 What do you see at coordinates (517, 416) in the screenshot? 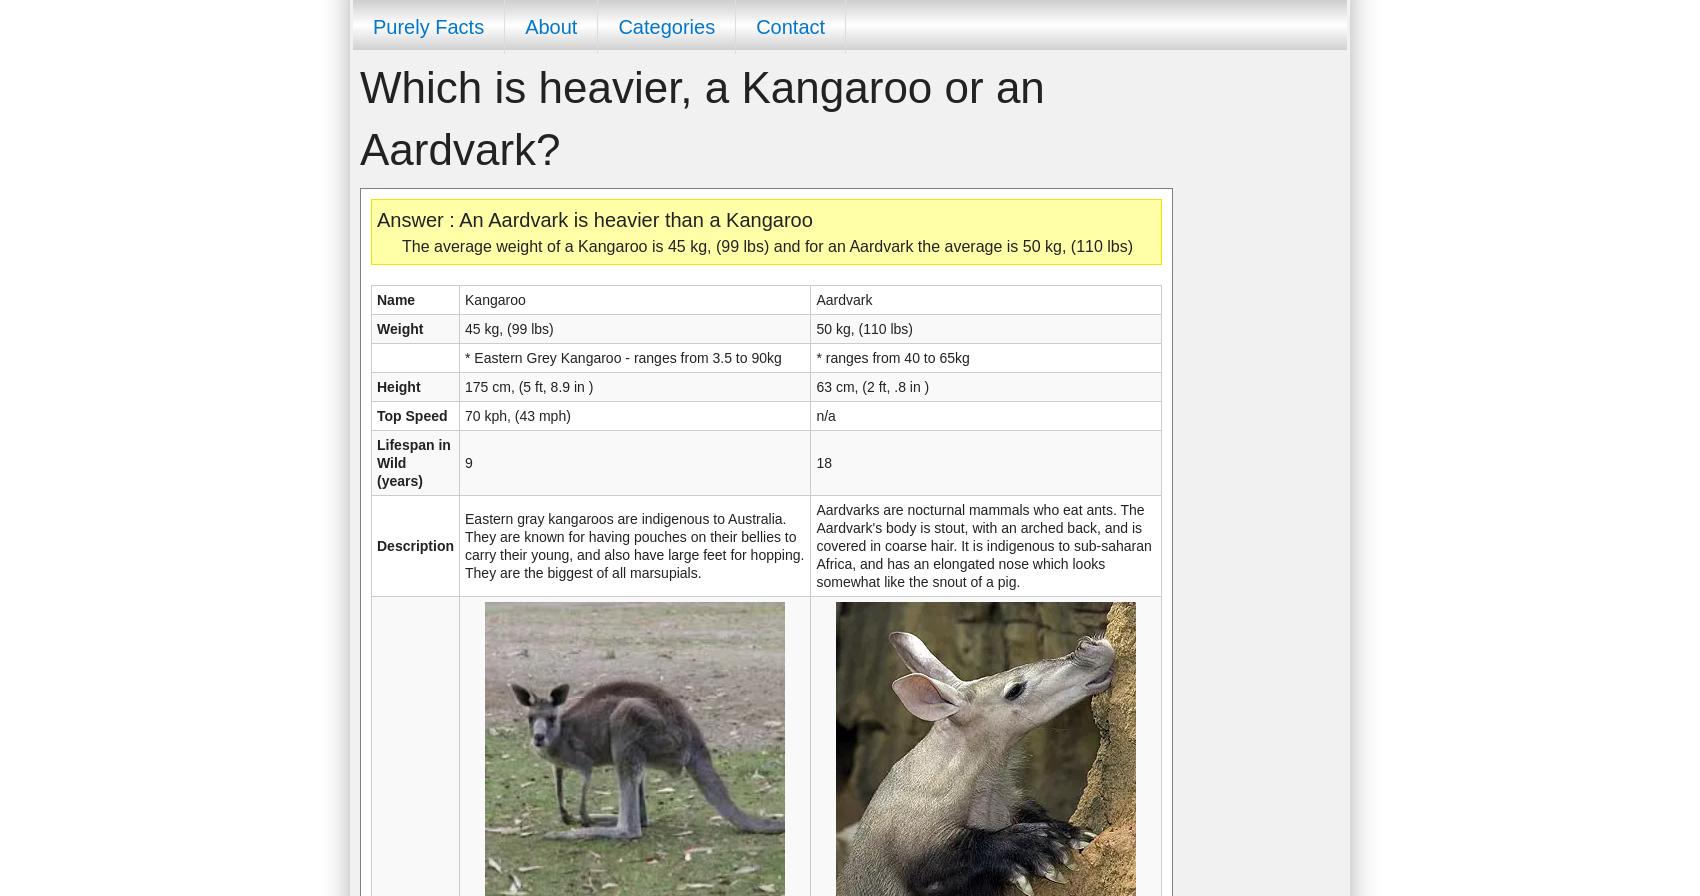
I see `'70 kph, (43 mph)'` at bounding box center [517, 416].